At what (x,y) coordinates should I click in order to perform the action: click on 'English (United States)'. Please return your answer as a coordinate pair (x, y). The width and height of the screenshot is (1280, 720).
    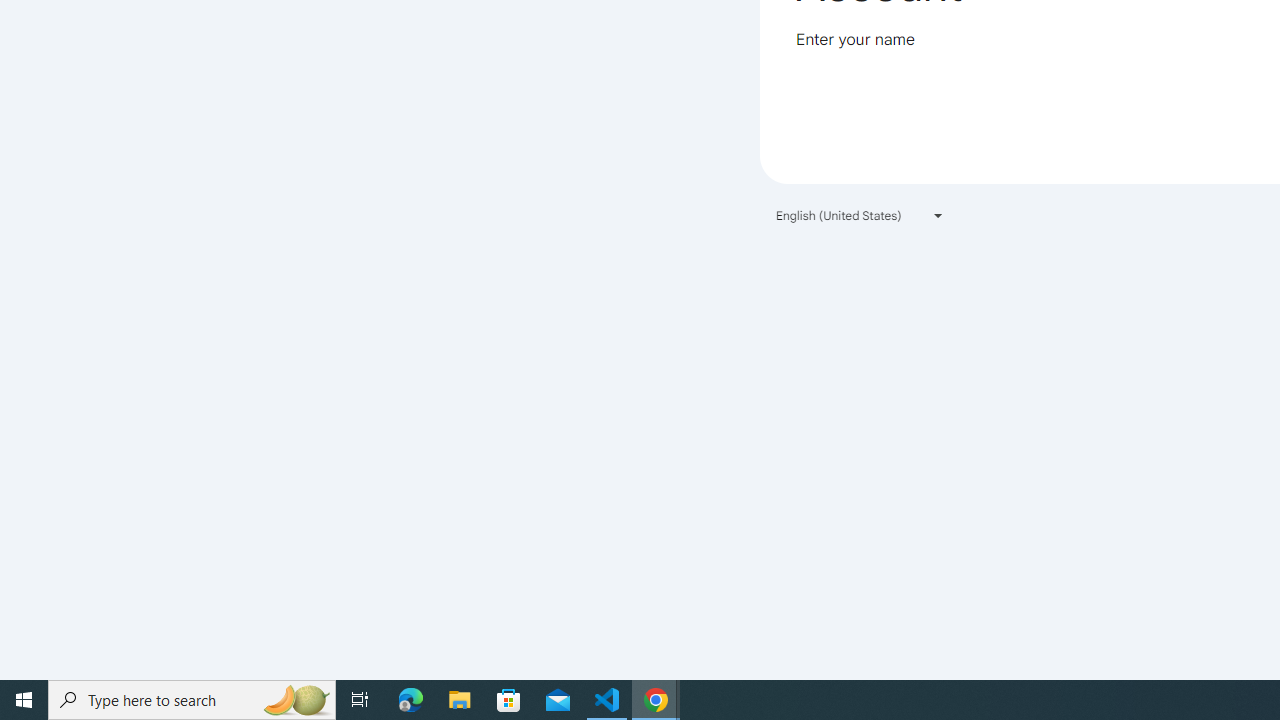
    Looking at the image, I should click on (860, 215).